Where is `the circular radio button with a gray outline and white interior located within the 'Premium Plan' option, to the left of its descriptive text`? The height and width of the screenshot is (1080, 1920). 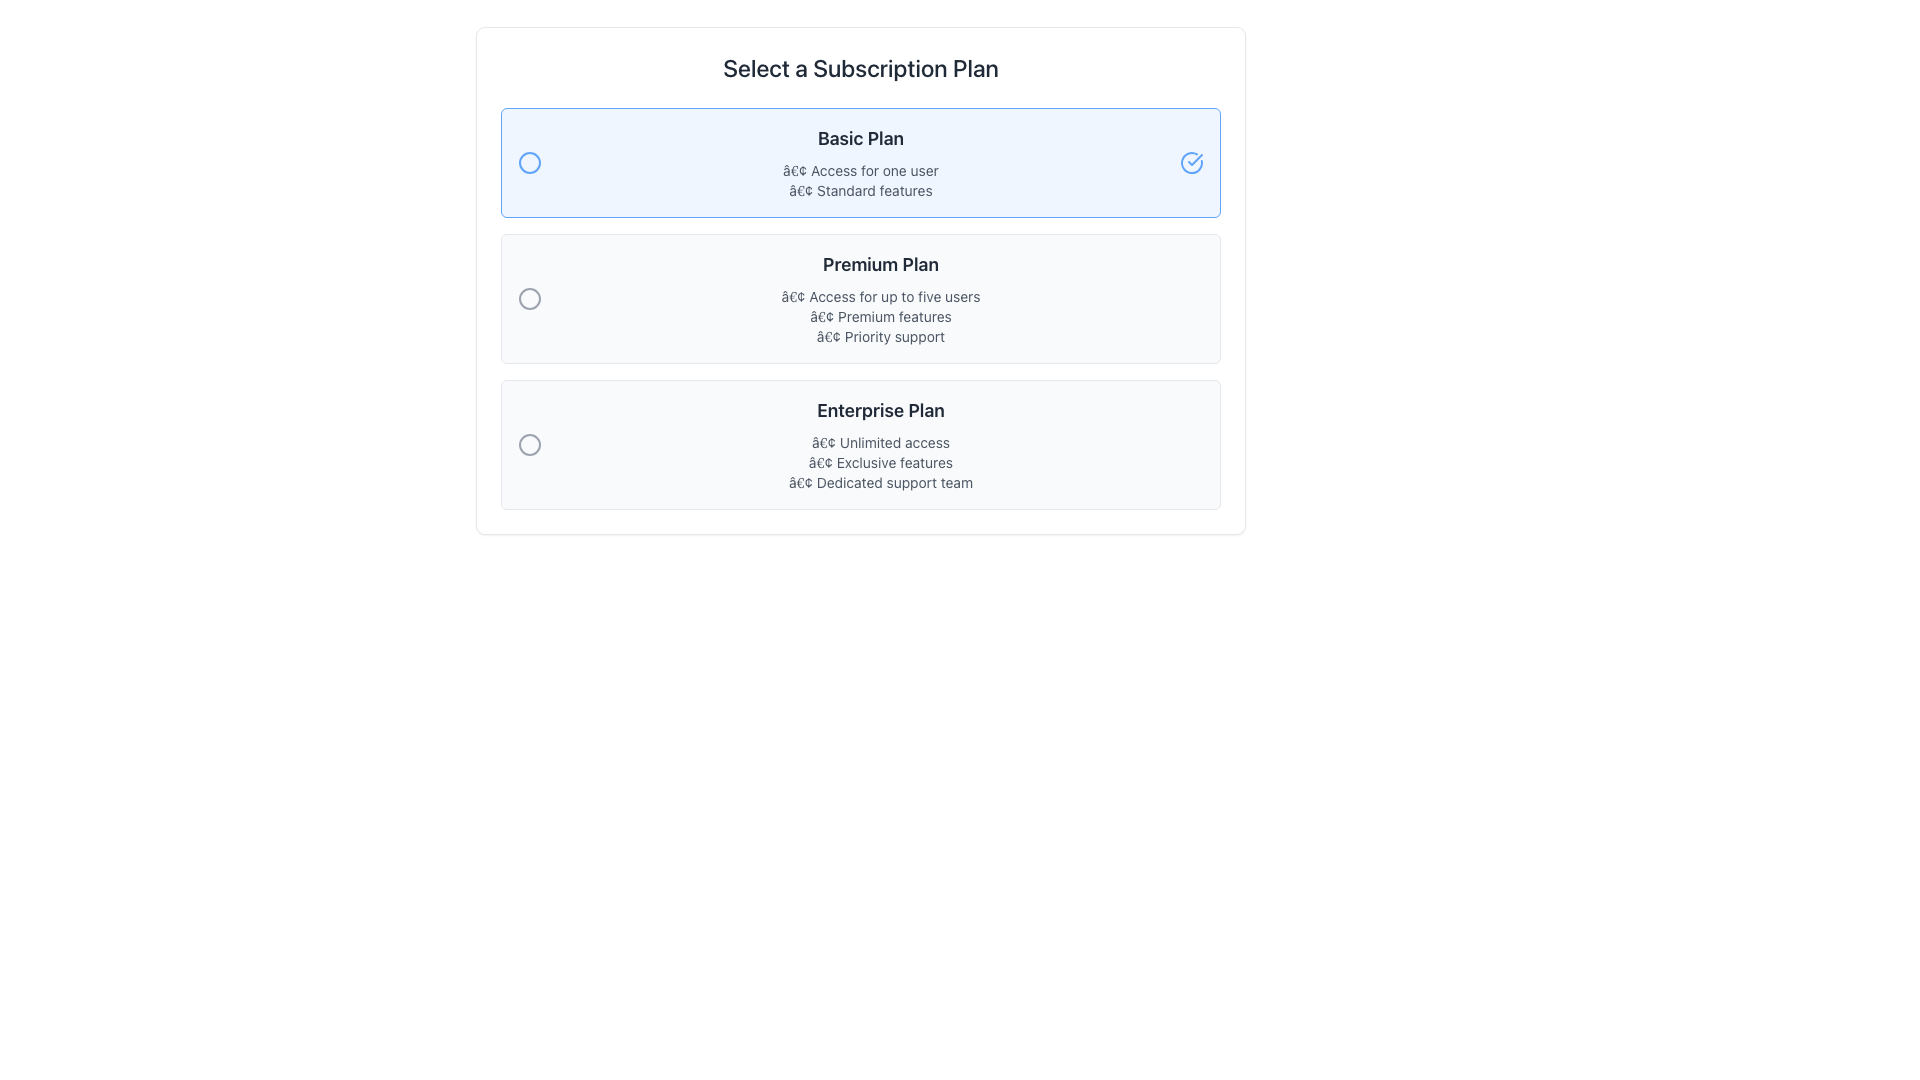 the circular radio button with a gray outline and white interior located within the 'Premium Plan' option, to the left of its descriptive text is located at coordinates (529, 299).